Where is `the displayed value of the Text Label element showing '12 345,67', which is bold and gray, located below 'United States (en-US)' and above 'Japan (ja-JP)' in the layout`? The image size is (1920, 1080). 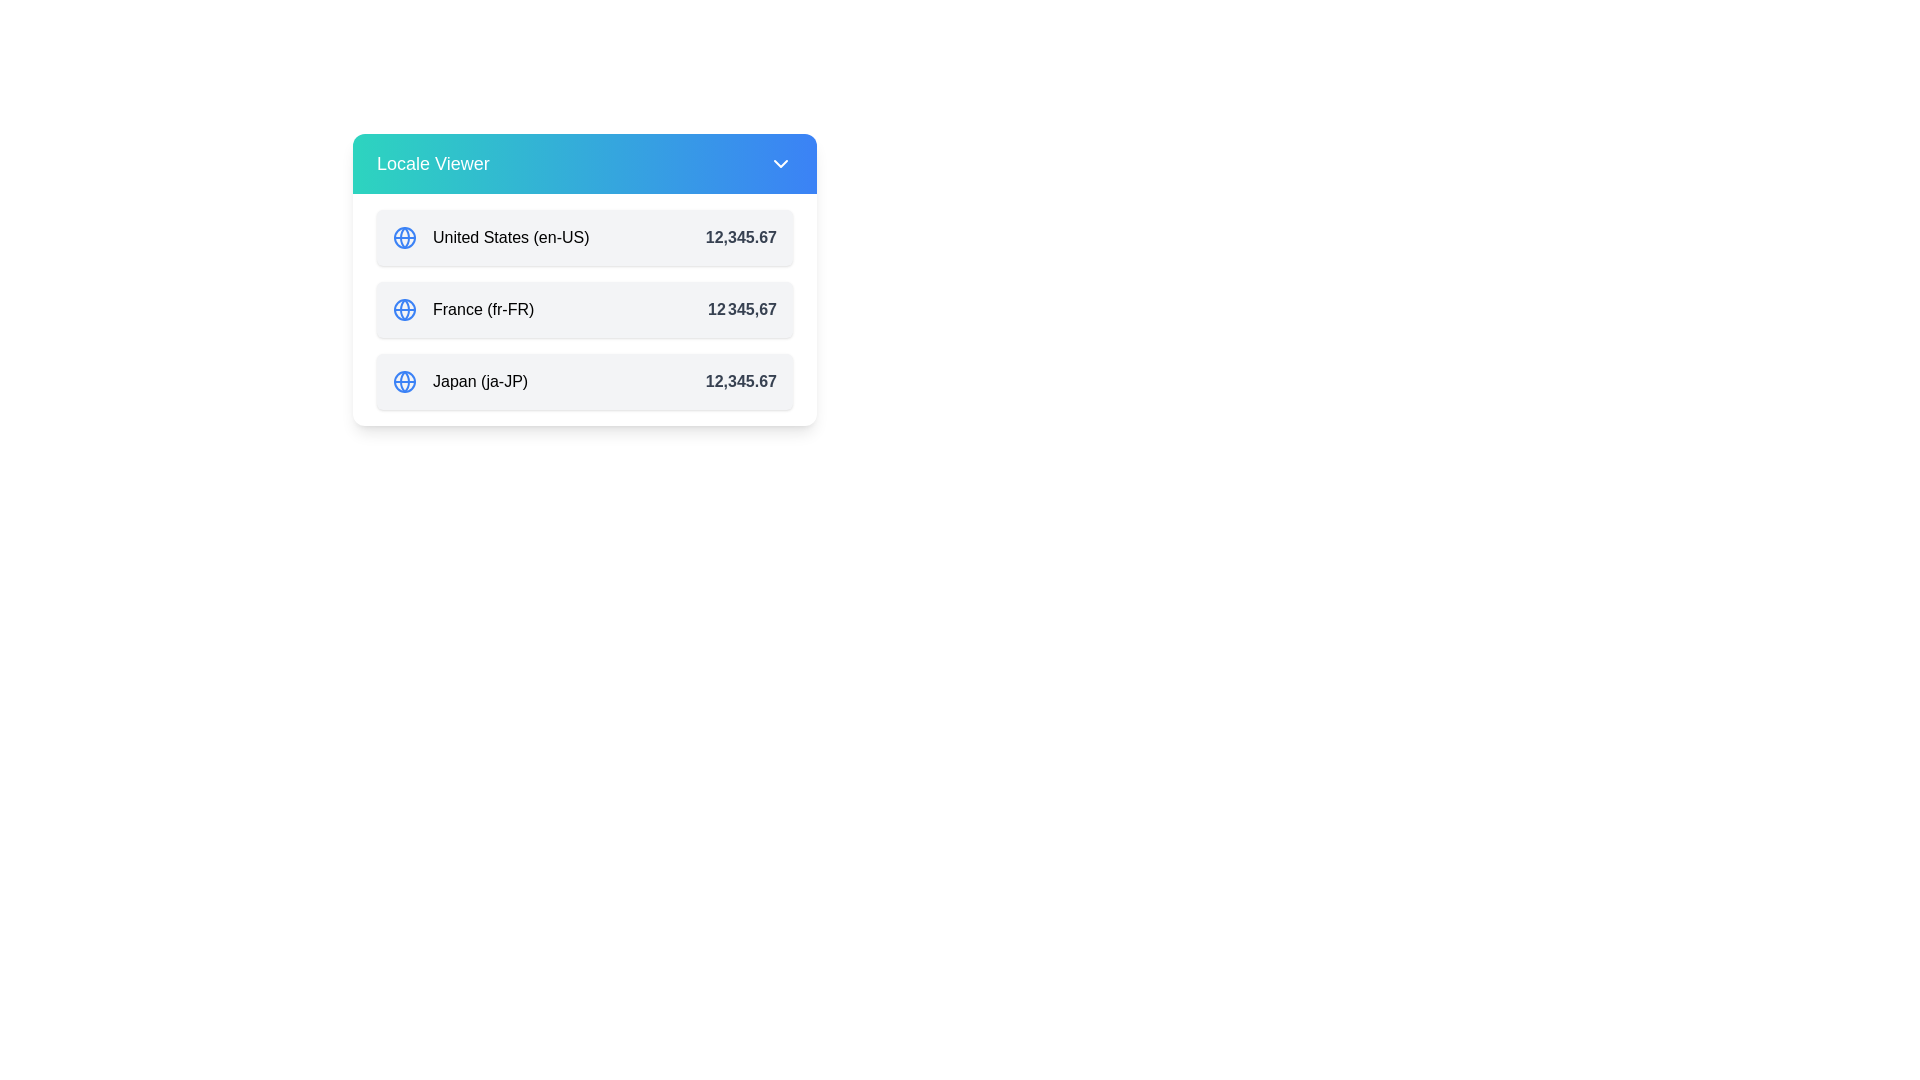
the displayed value of the Text Label element showing '12 345,67', which is bold and gray, located below 'United States (en-US)' and above 'Japan (ja-JP)' in the layout is located at coordinates (741, 309).